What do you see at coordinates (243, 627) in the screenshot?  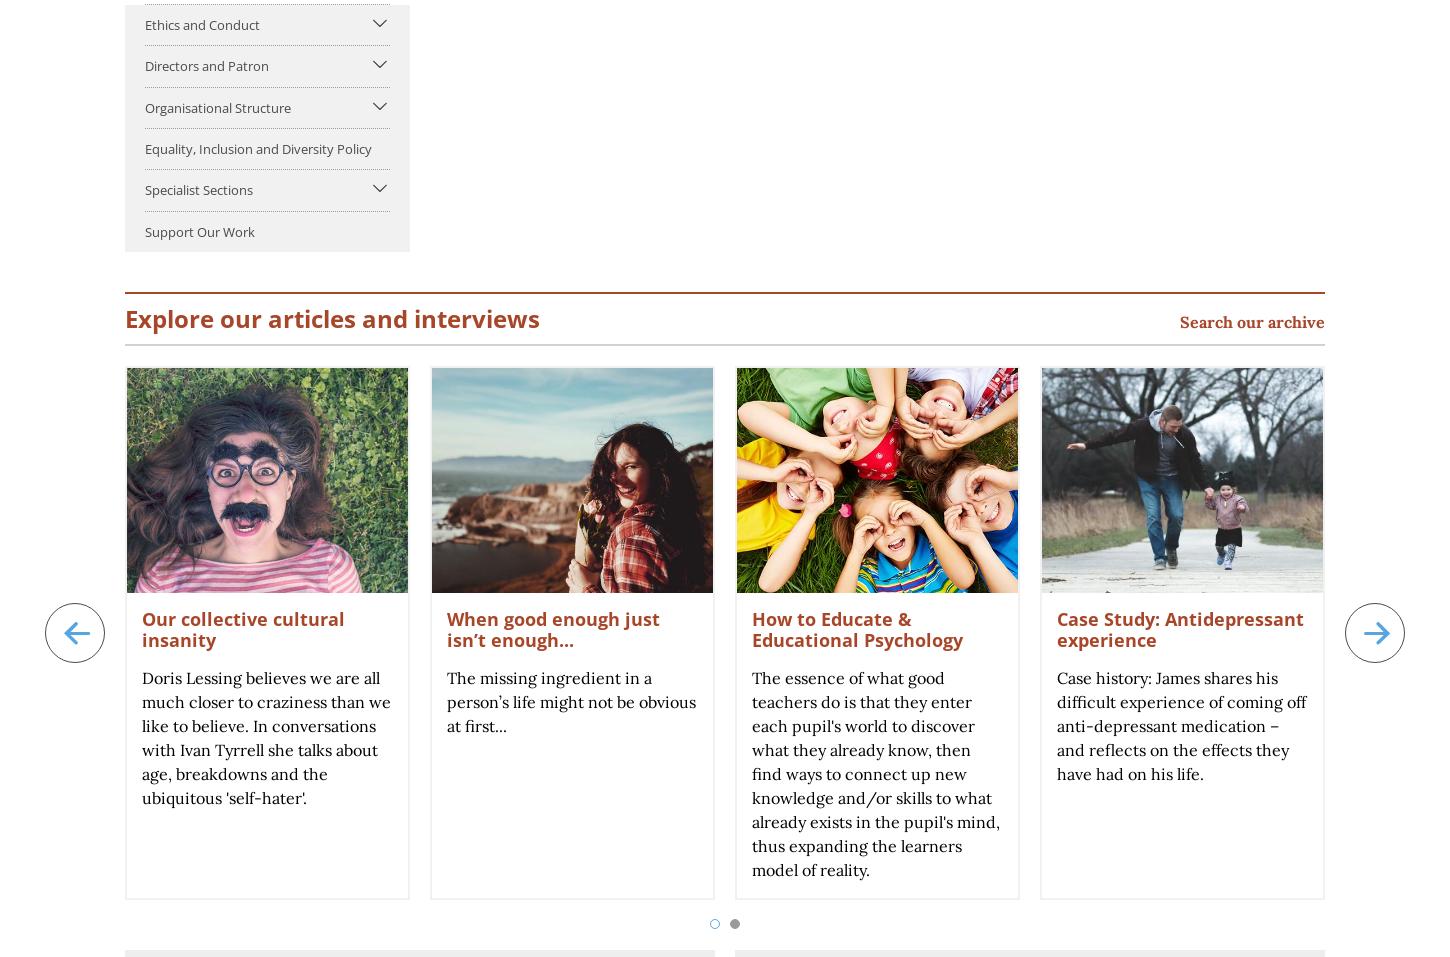 I see `'Our collective cultural insanity'` at bounding box center [243, 627].